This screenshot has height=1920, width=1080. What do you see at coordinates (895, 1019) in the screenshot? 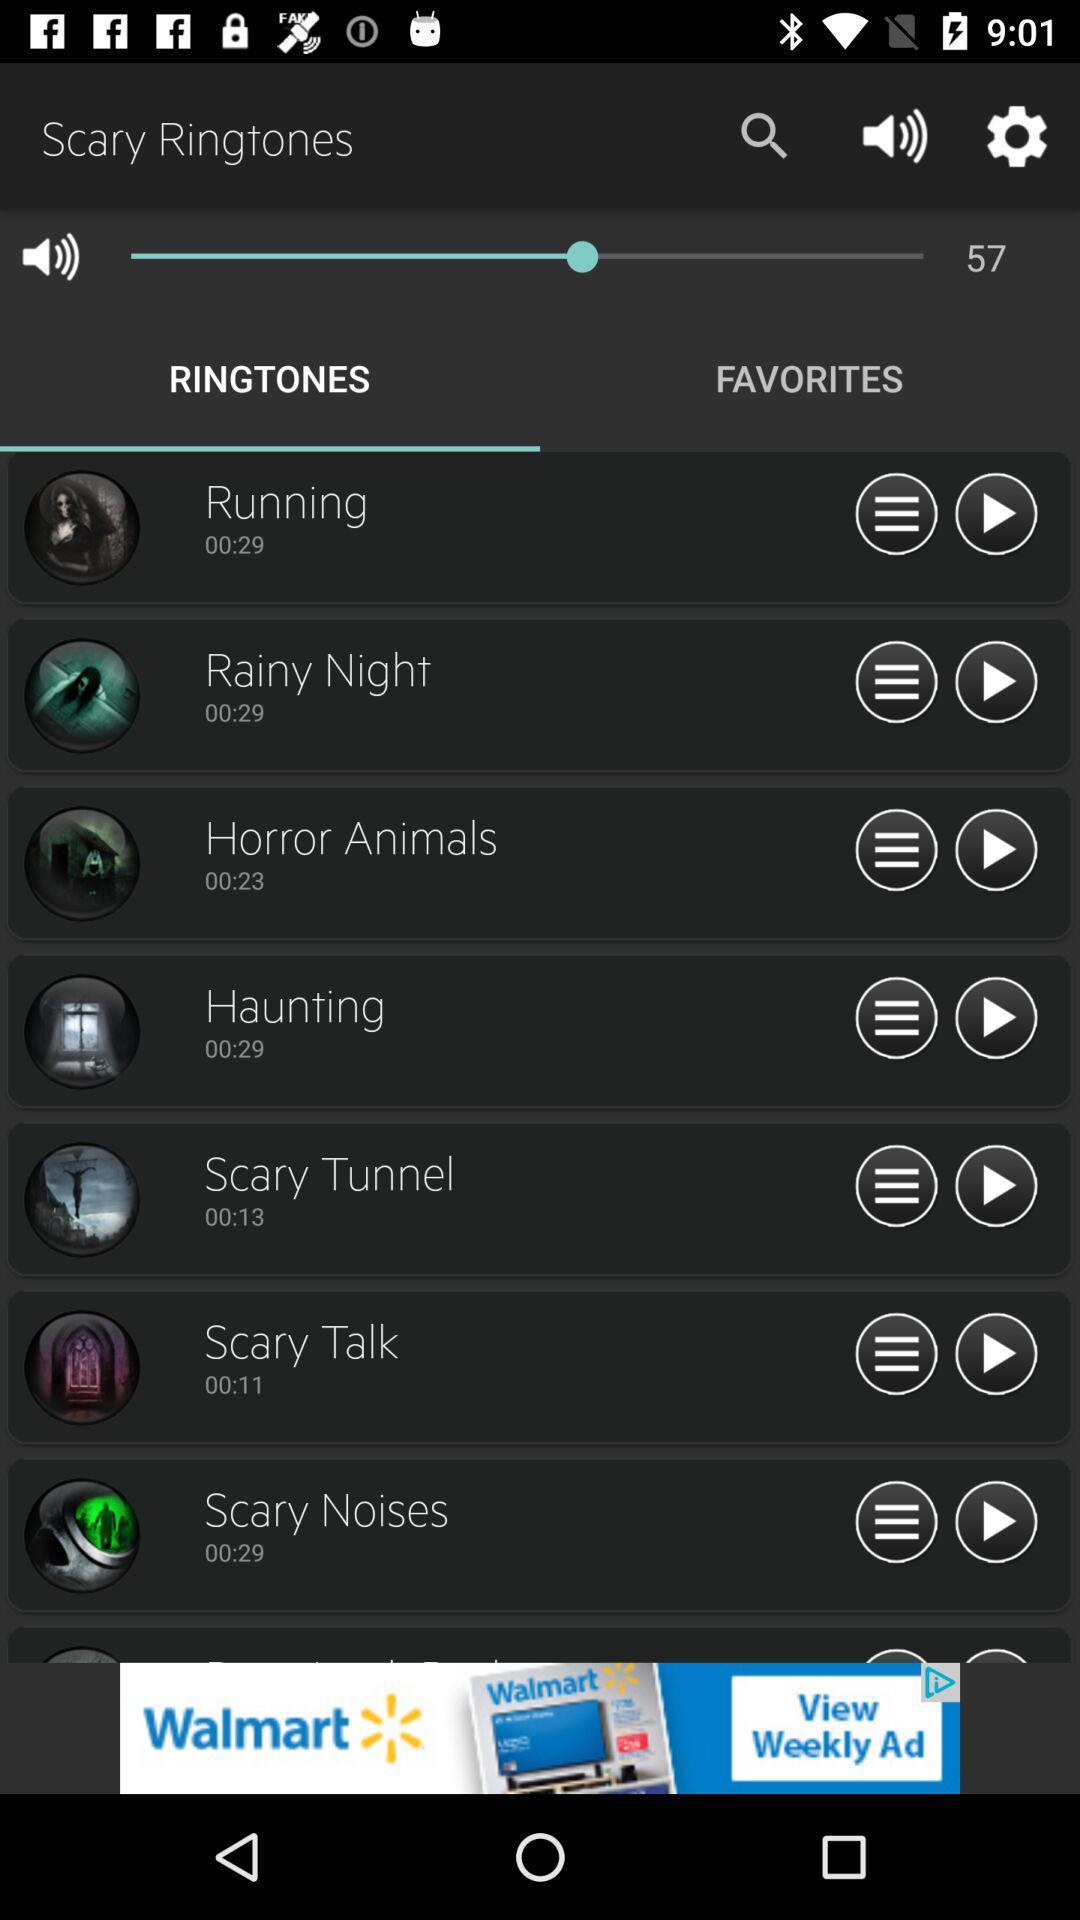
I see `song` at bounding box center [895, 1019].